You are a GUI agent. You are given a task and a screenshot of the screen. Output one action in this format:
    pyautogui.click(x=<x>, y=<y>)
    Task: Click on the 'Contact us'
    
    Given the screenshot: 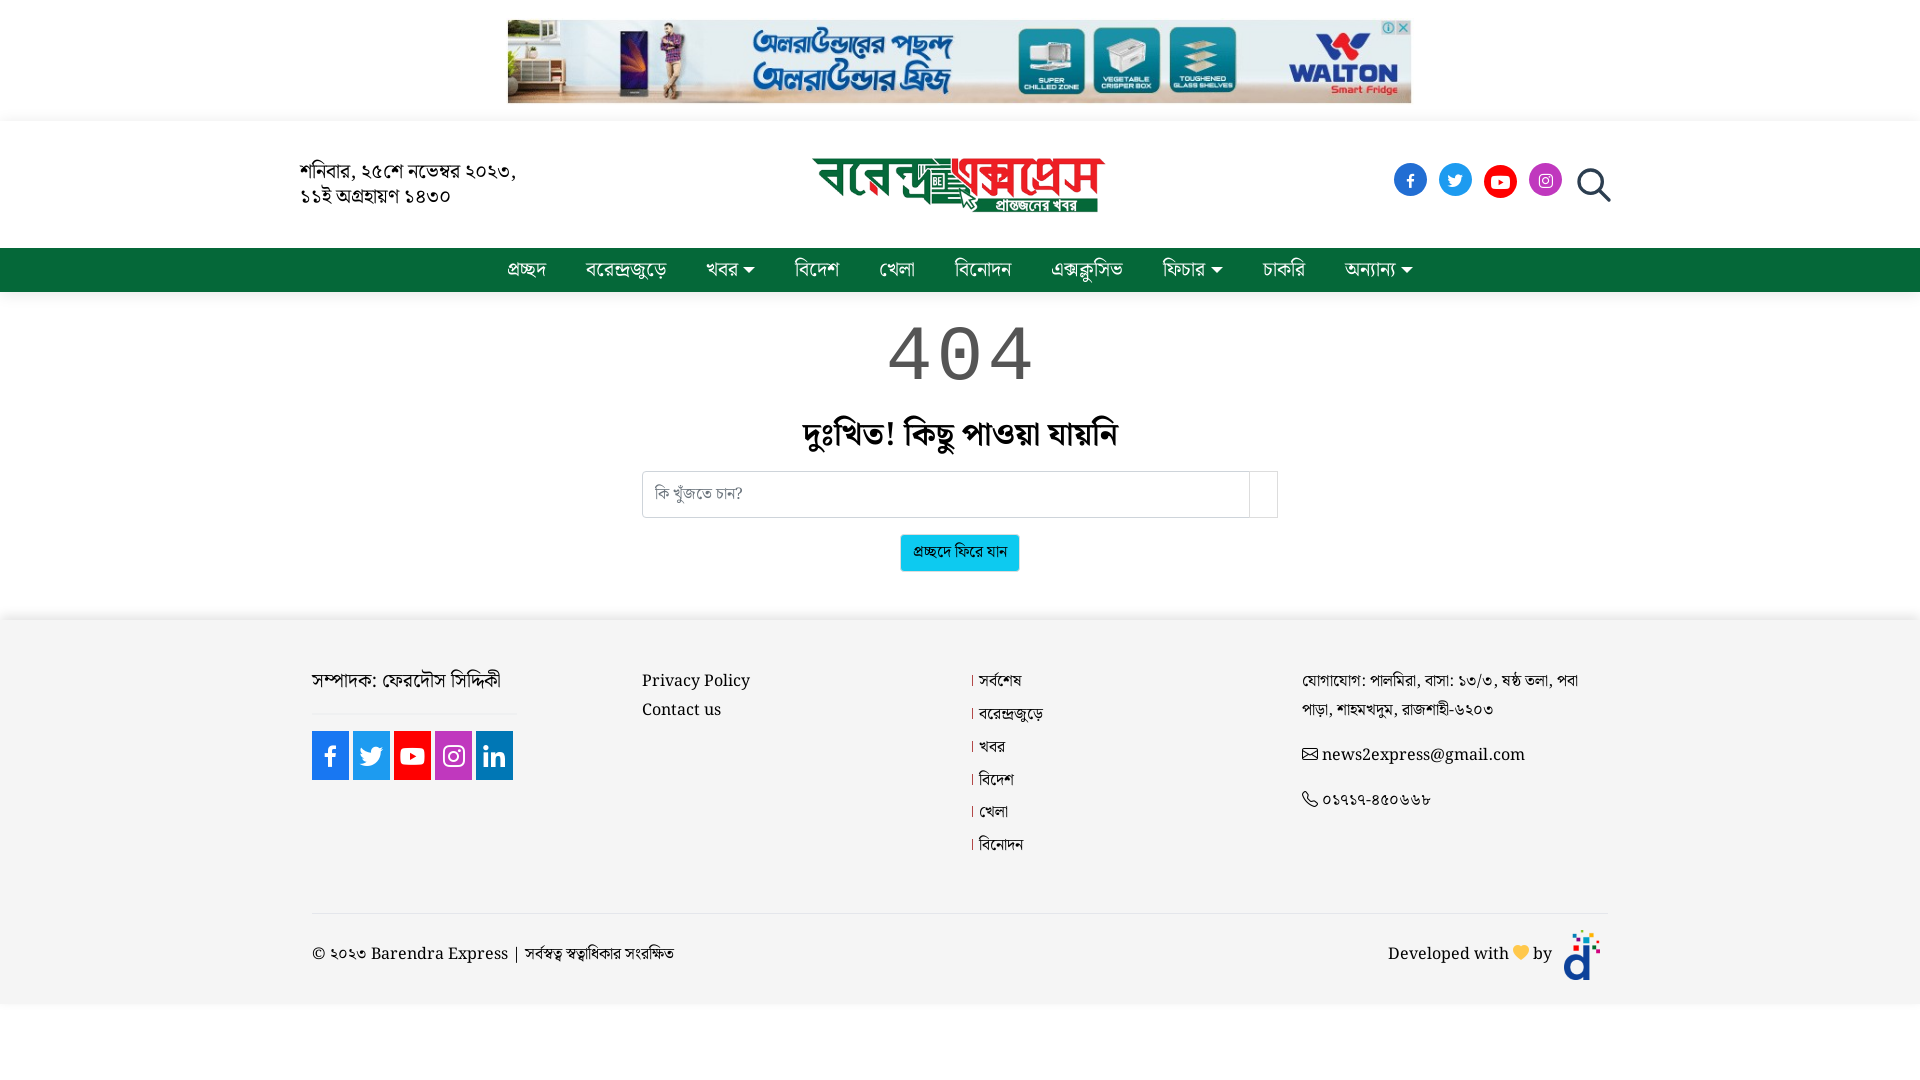 What is the action you would take?
    pyautogui.click(x=681, y=710)
    